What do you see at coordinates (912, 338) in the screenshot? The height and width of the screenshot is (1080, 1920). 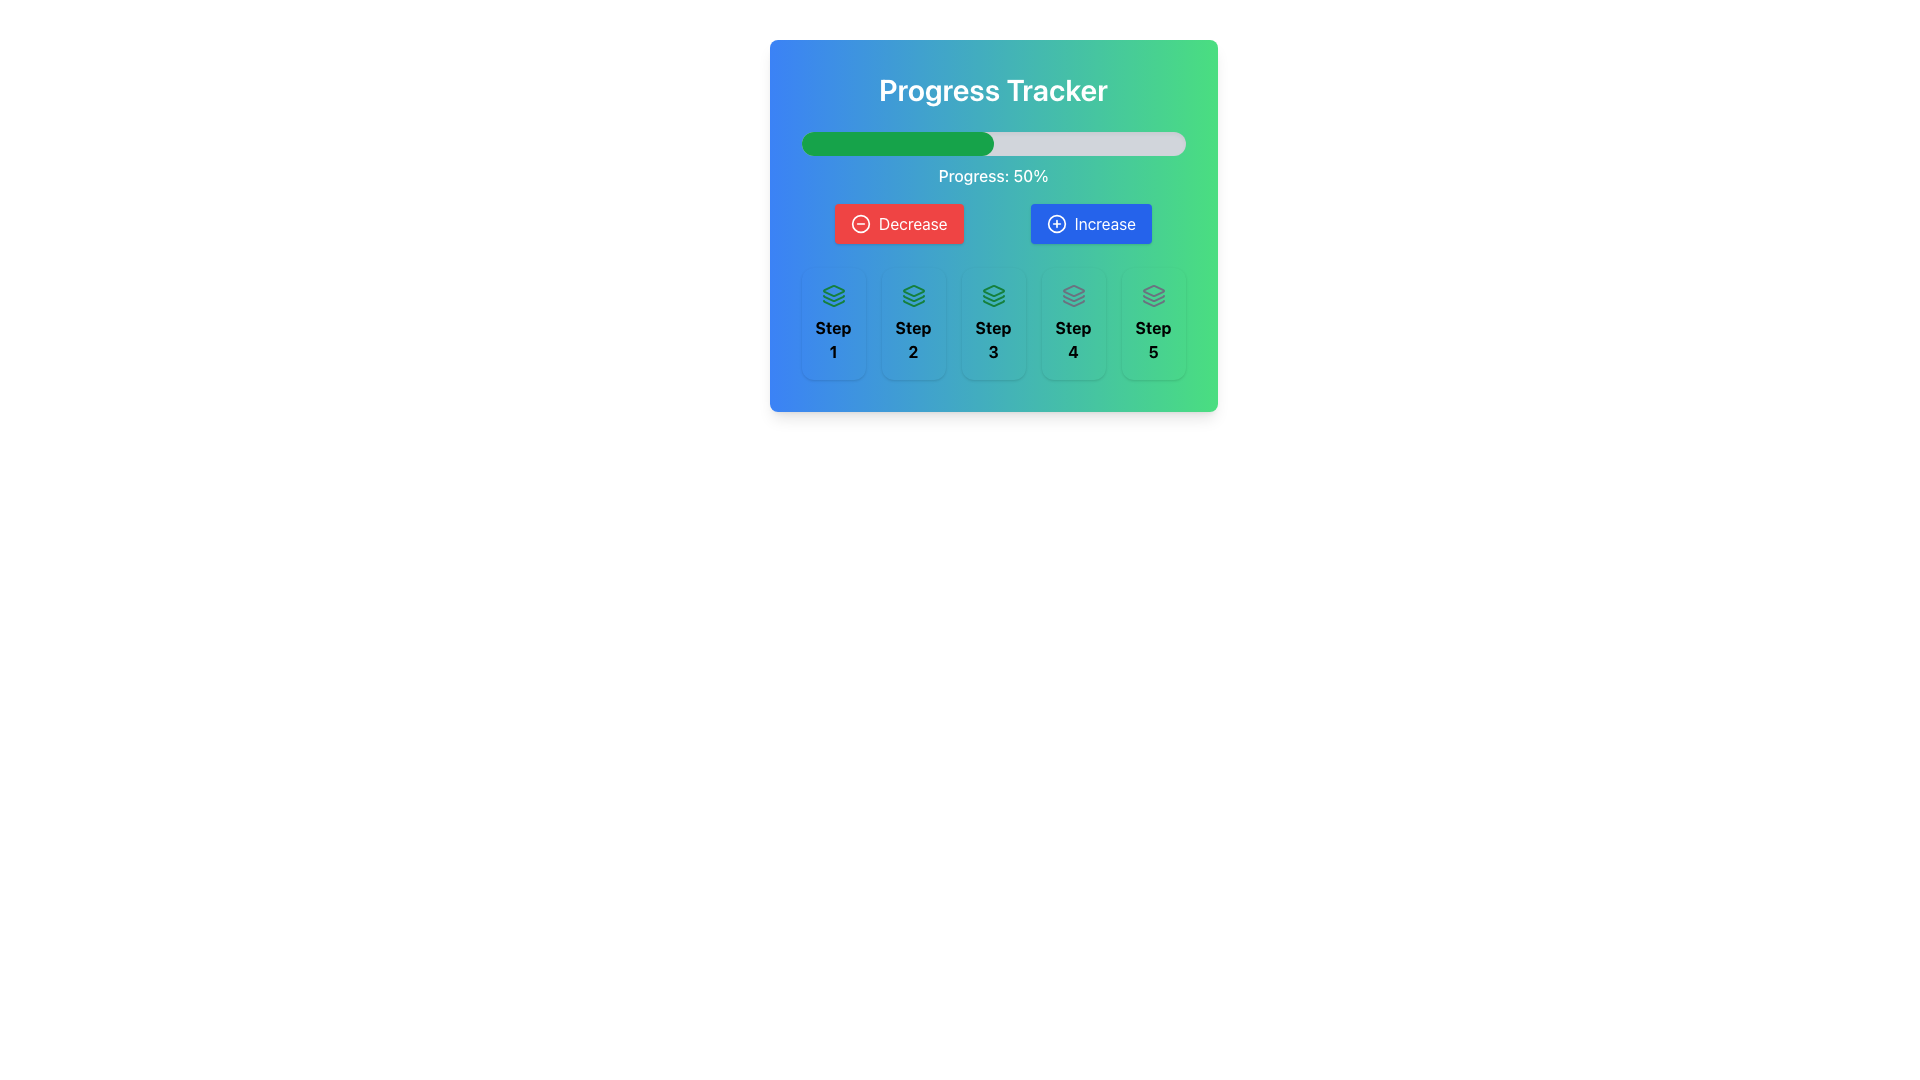 I see `text of the Text Label element displaying 'Step 2', which is bold and positioned below a layers icon in a vertical layout` at bounding box center [912, 338].